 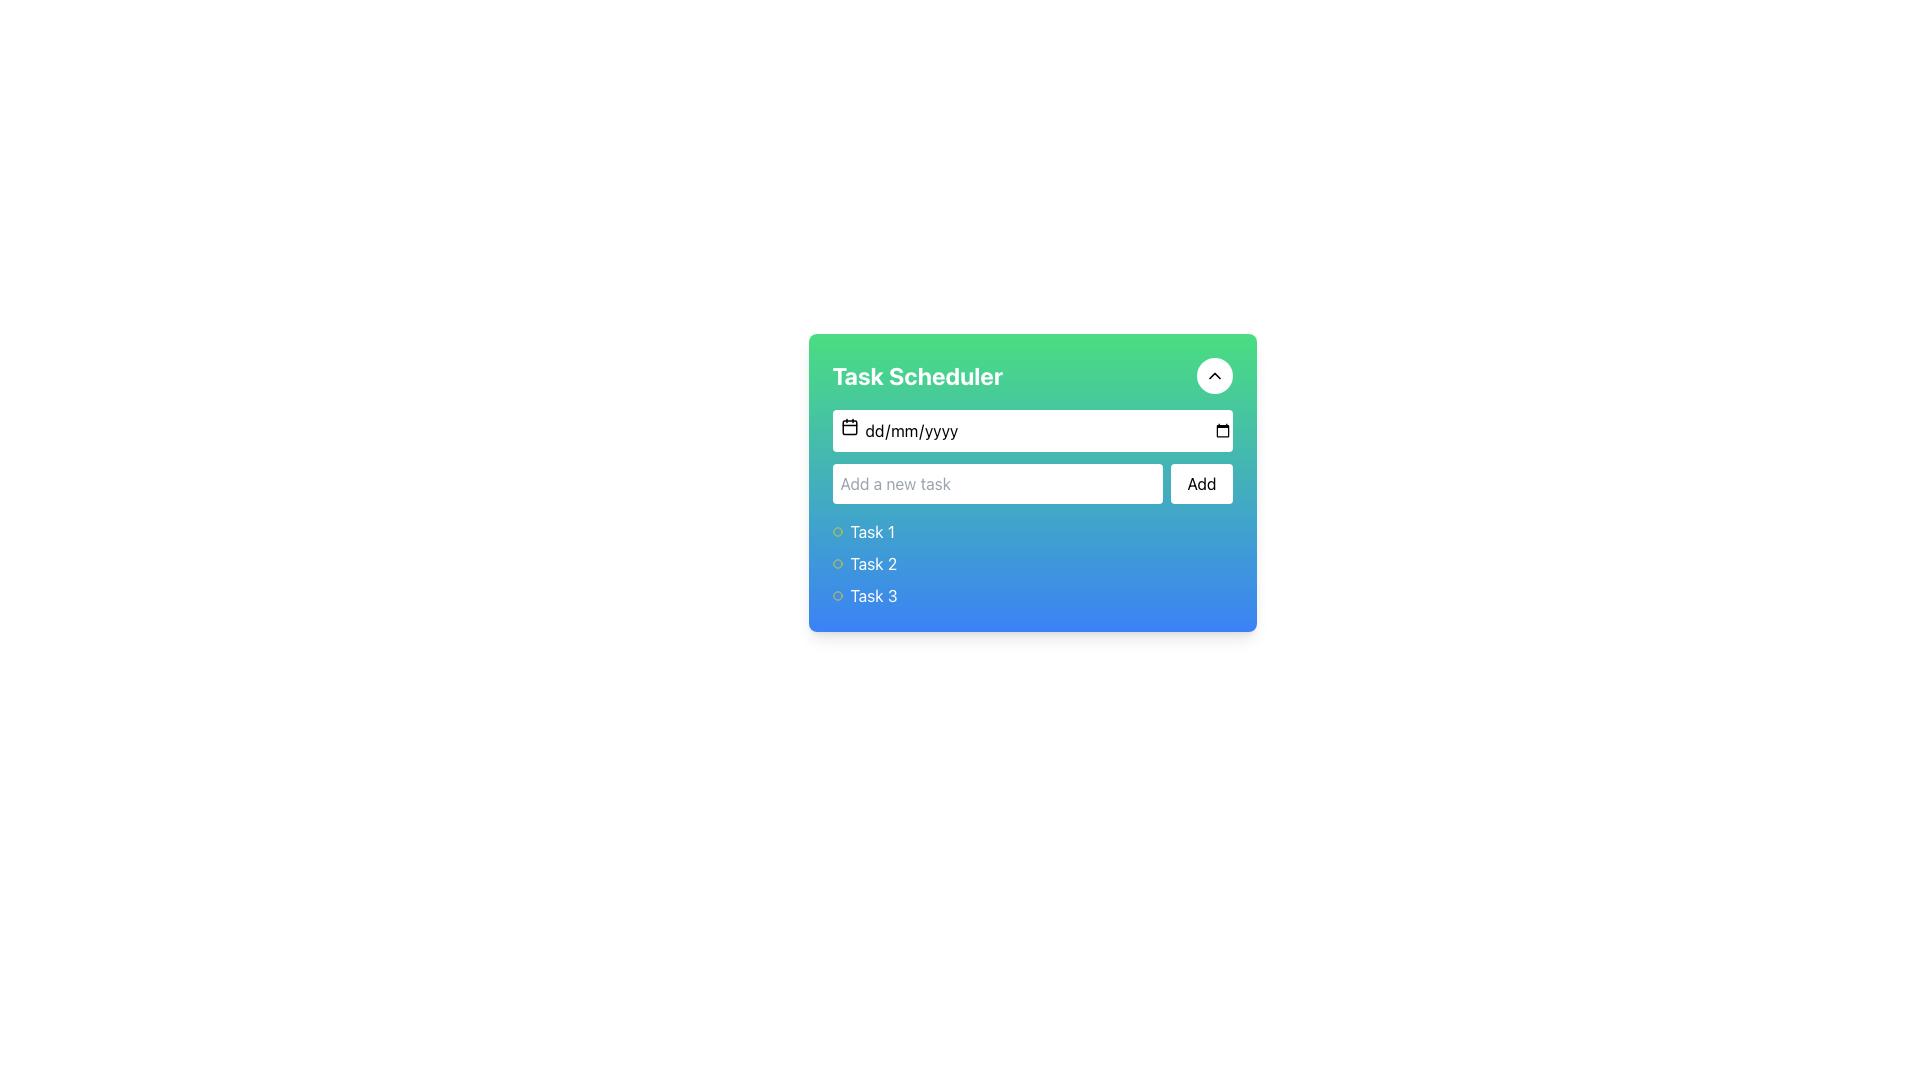 I want to click on the upward arrow icon located at the center of the circular button in the top-right corner of the Task Scheduler interface, so click(x=1213, y=375).